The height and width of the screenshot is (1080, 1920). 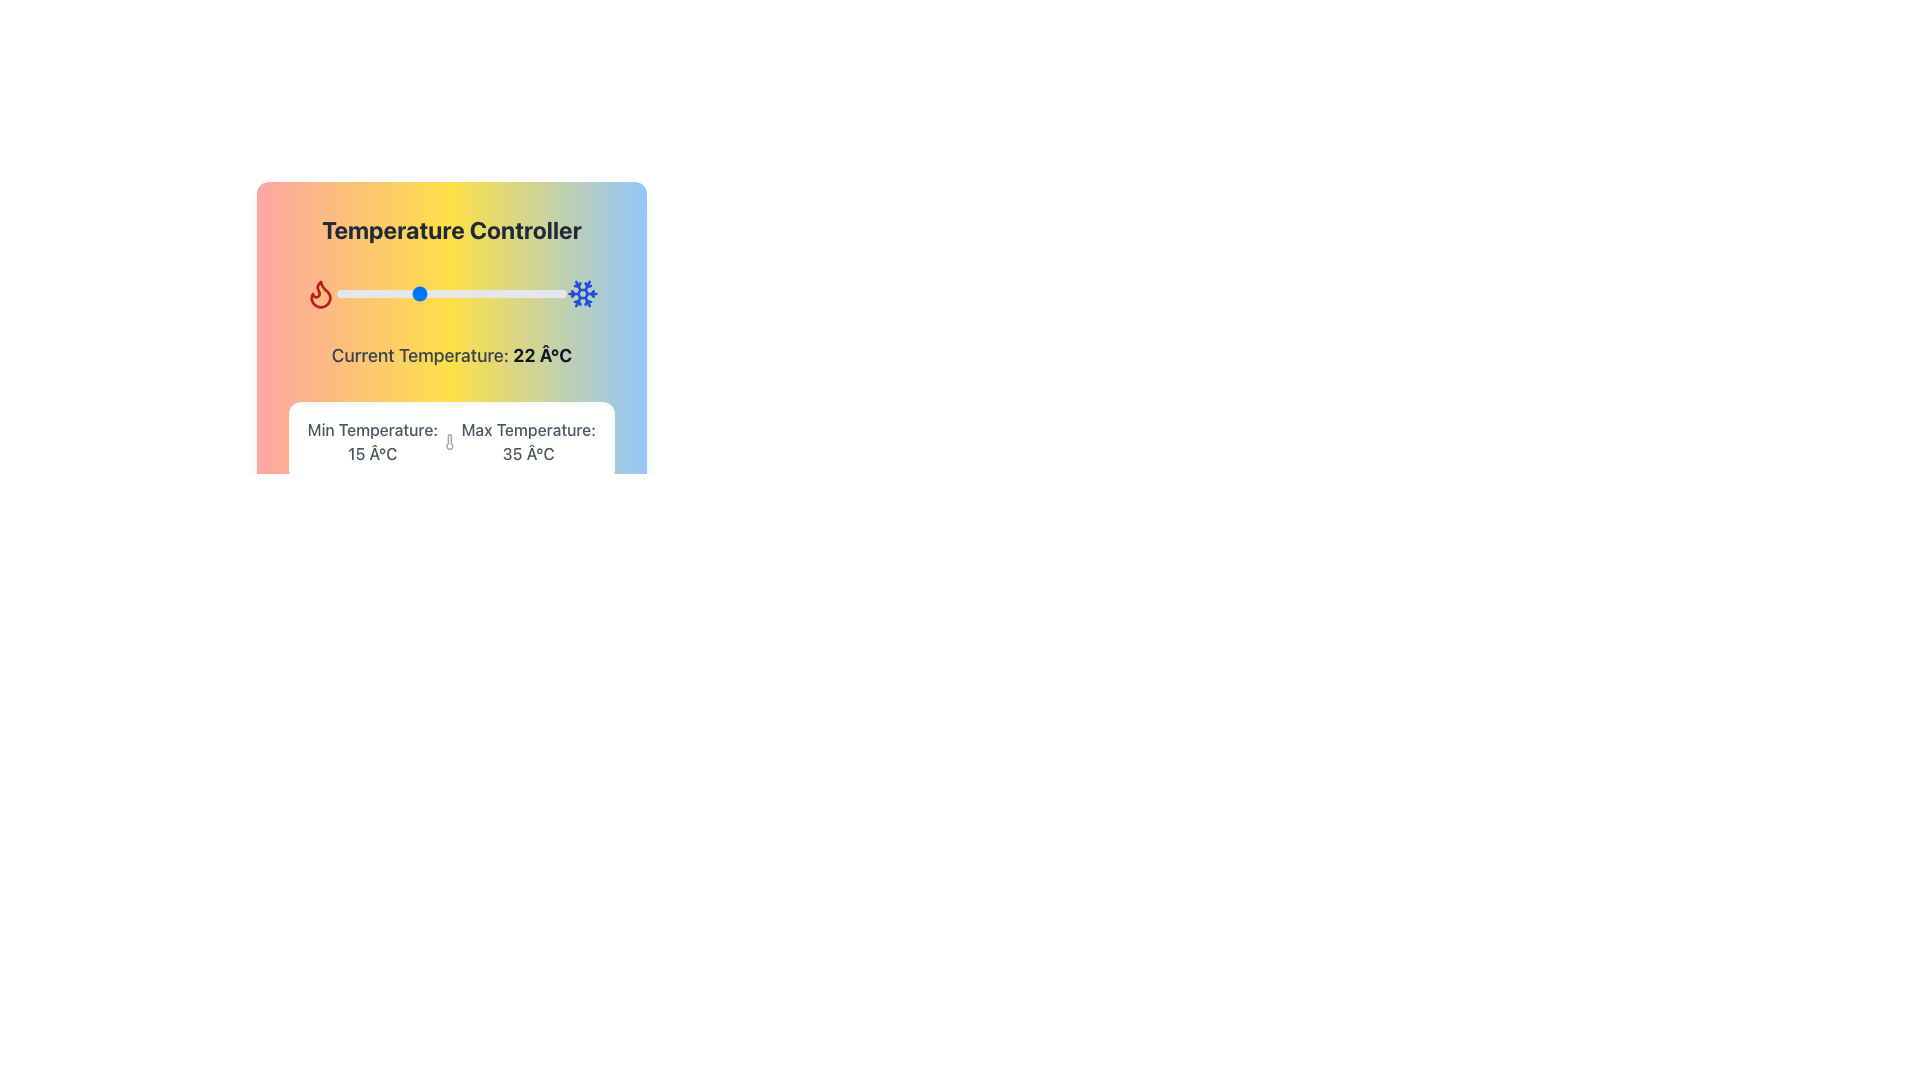 What do you see at coordinates (336, 293) in the screenshot?
I see `temperature` at bounding box center [336, 293].